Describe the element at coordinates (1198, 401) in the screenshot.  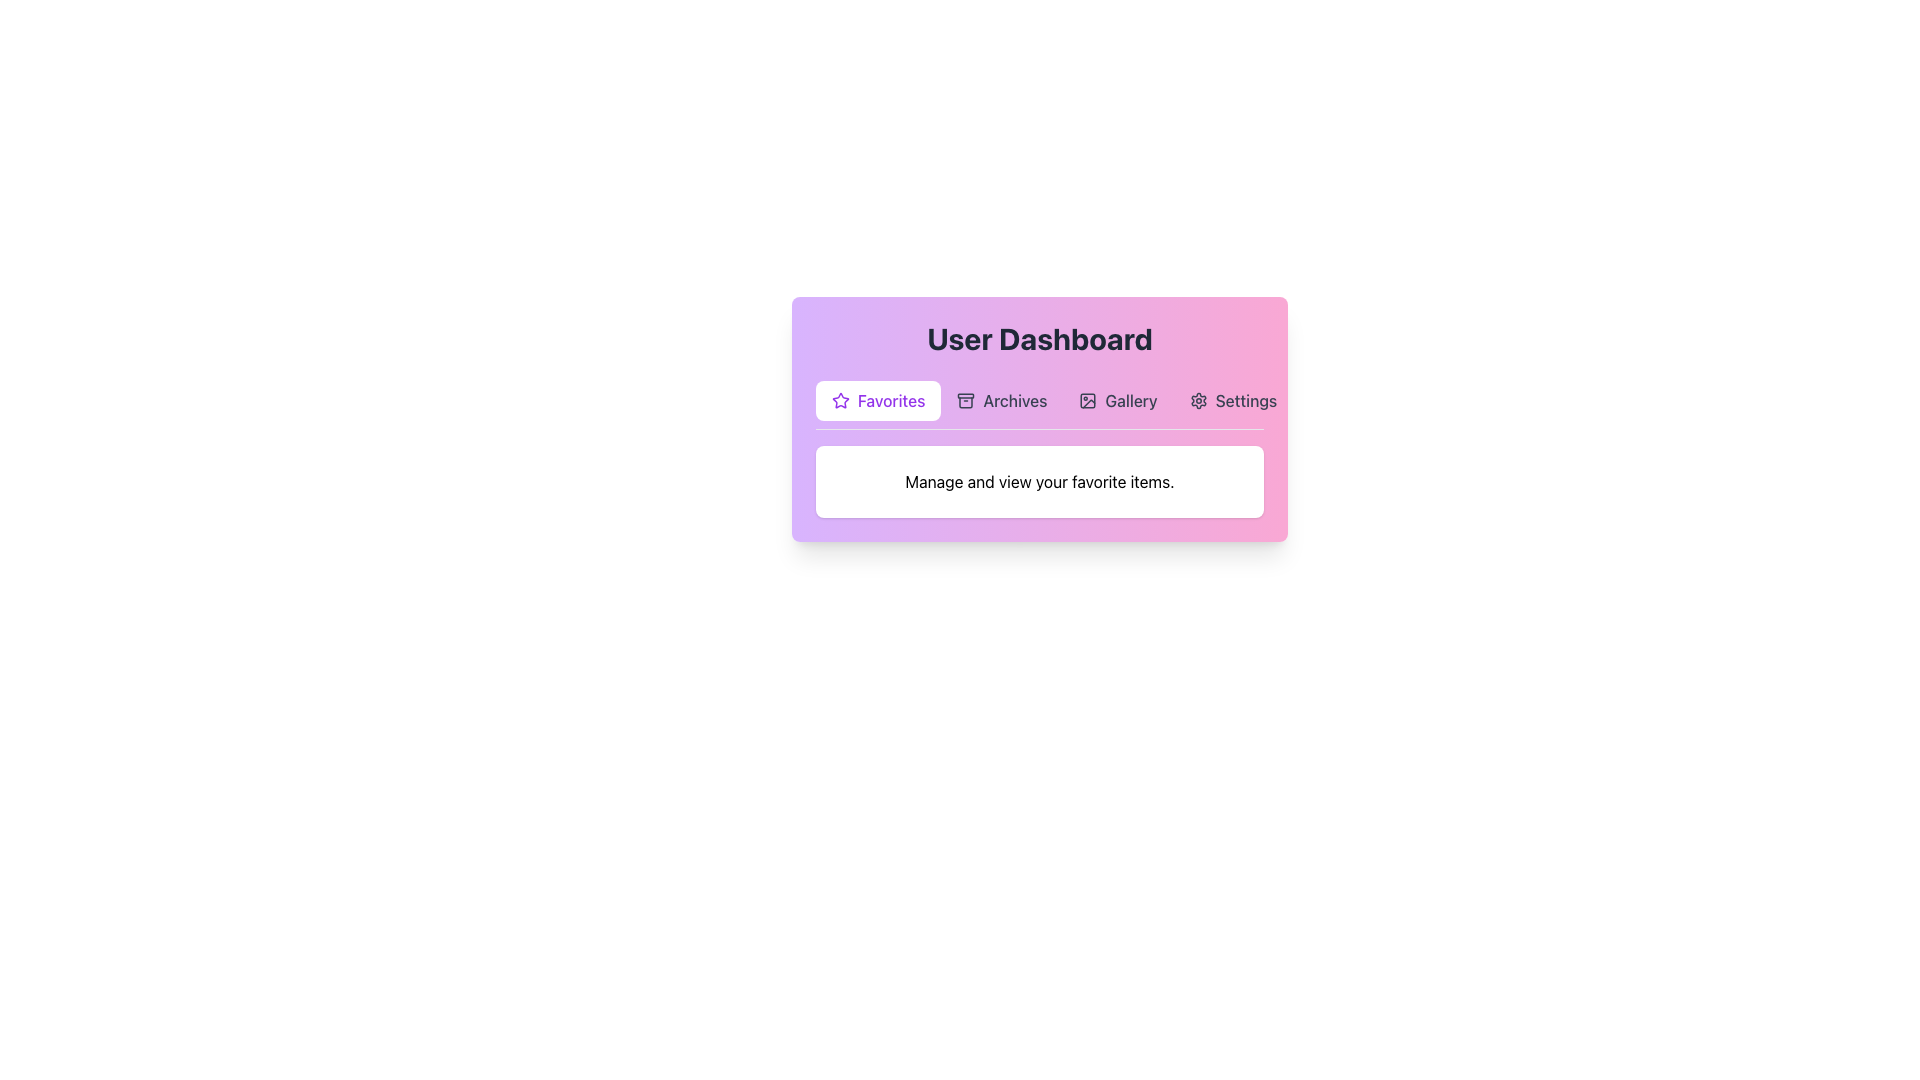
I see `the gear icon located at the far-right side of the navigation bar` at that location.